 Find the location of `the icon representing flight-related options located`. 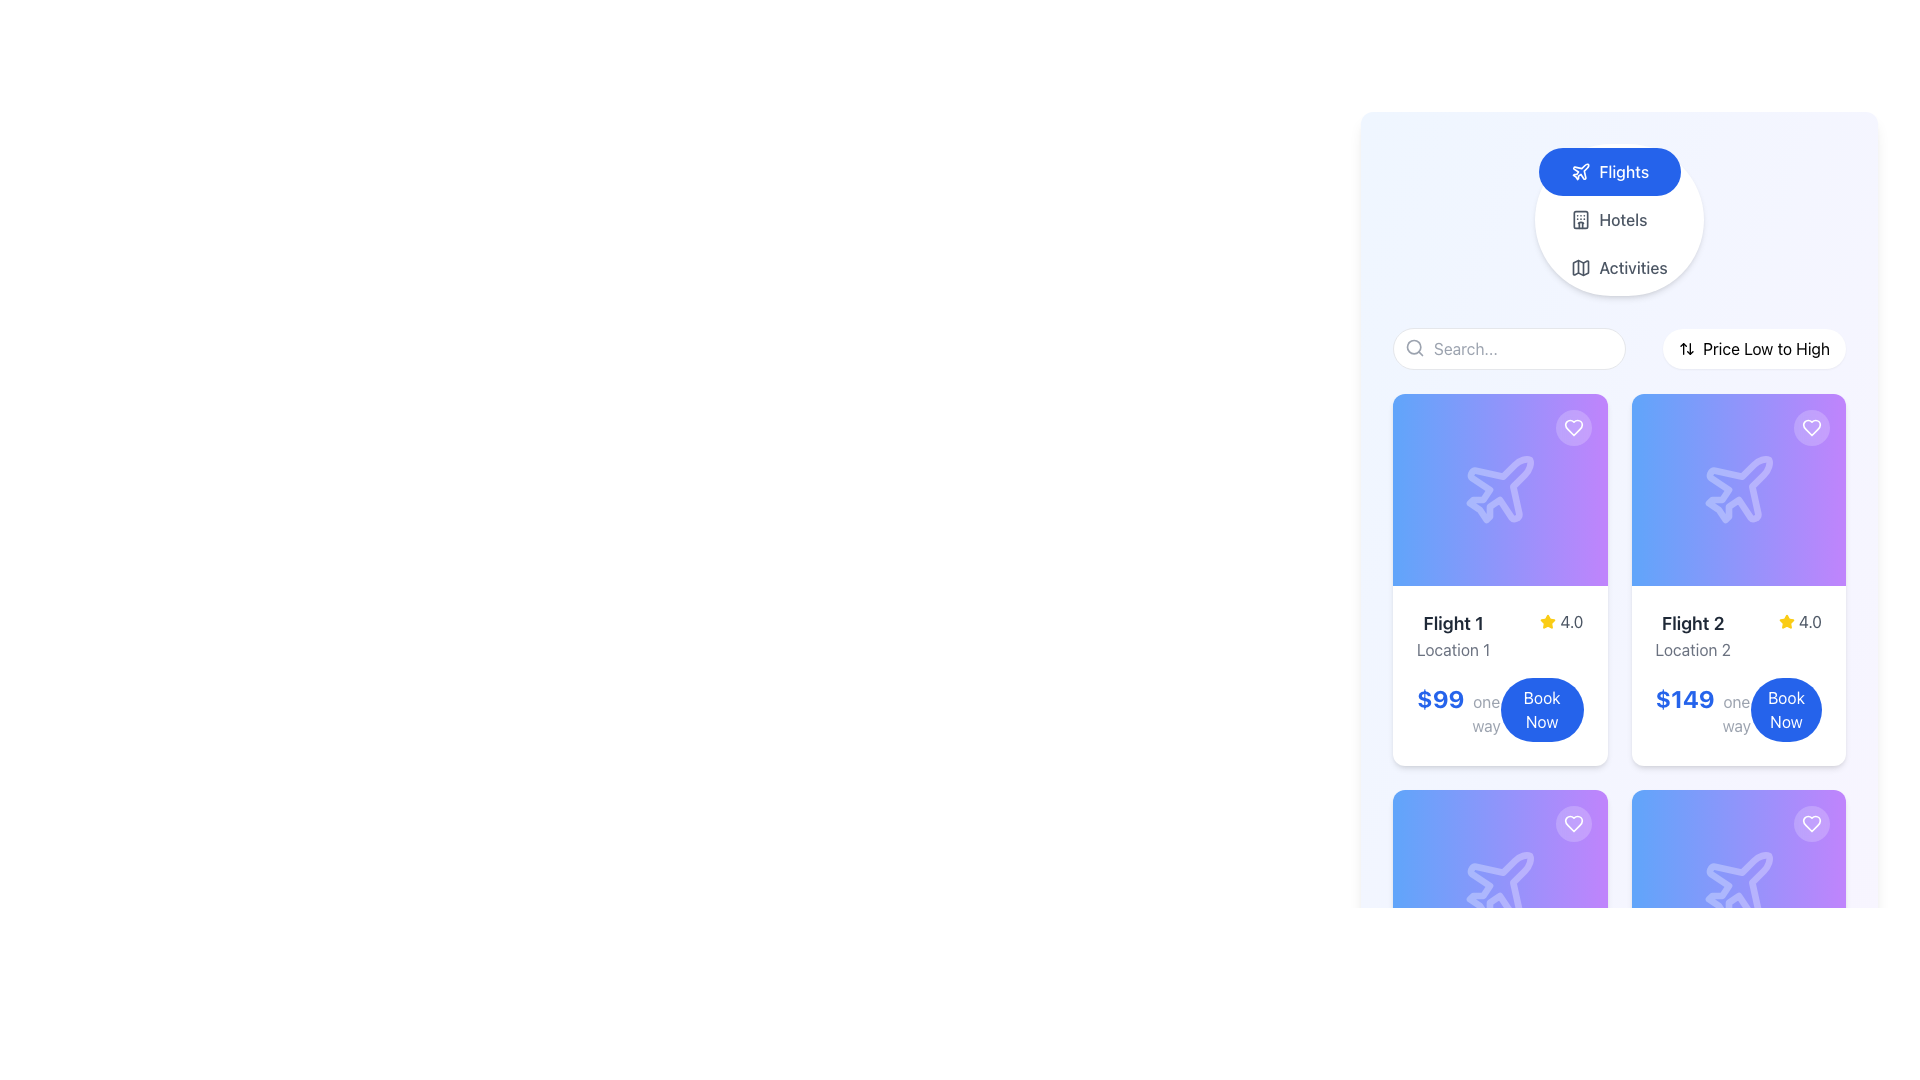

the icon representing flight-related options located is located at coordinates (1499, 883).